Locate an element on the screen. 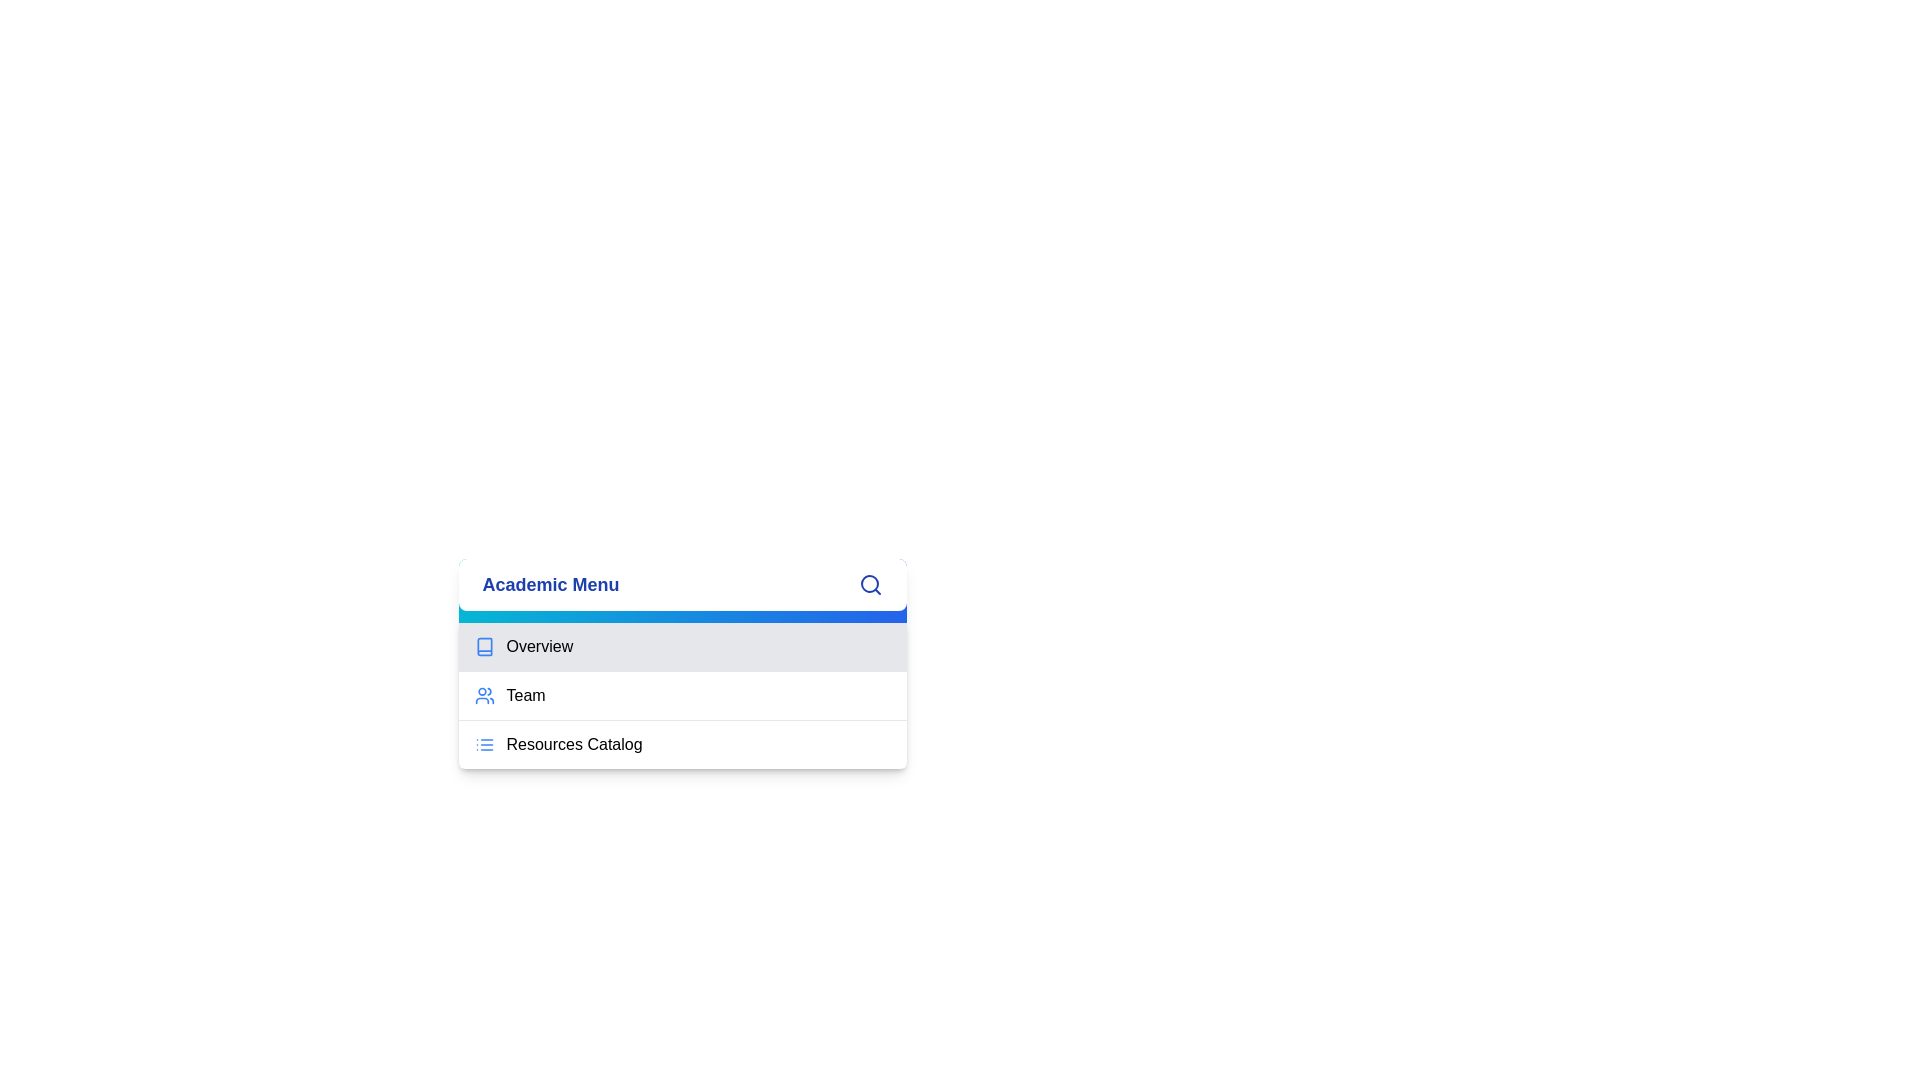 The image size is (1920, 1080). the small, circular magnifying glass icon with a blue stroke, located adjacent to the top-right corner of the 'Academic Menu' header to initiate search is located at coordinates (870, 585).